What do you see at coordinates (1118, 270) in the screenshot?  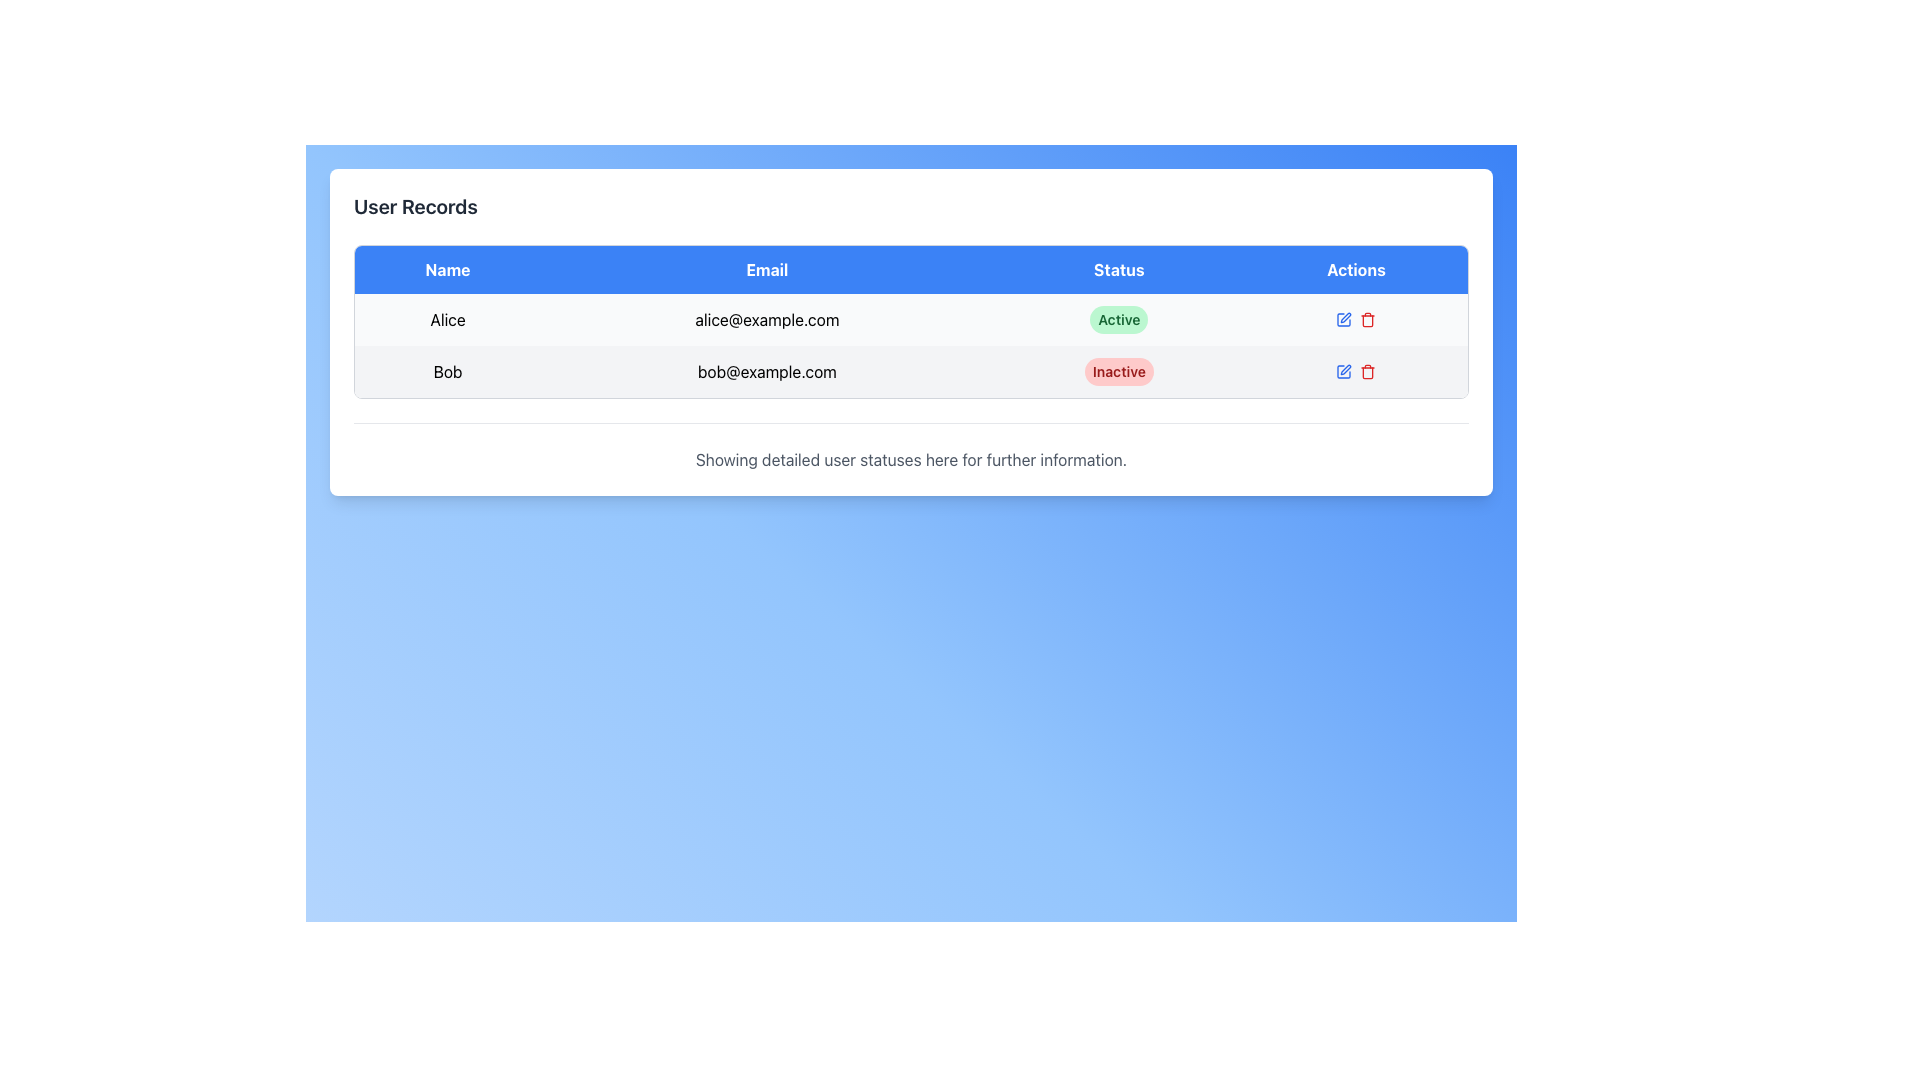 I see `the header label in the table that indicates the status-related values for the listed data, positioned between the 'Email' and 'Actions' headers` at bounding box center [1118, 270].